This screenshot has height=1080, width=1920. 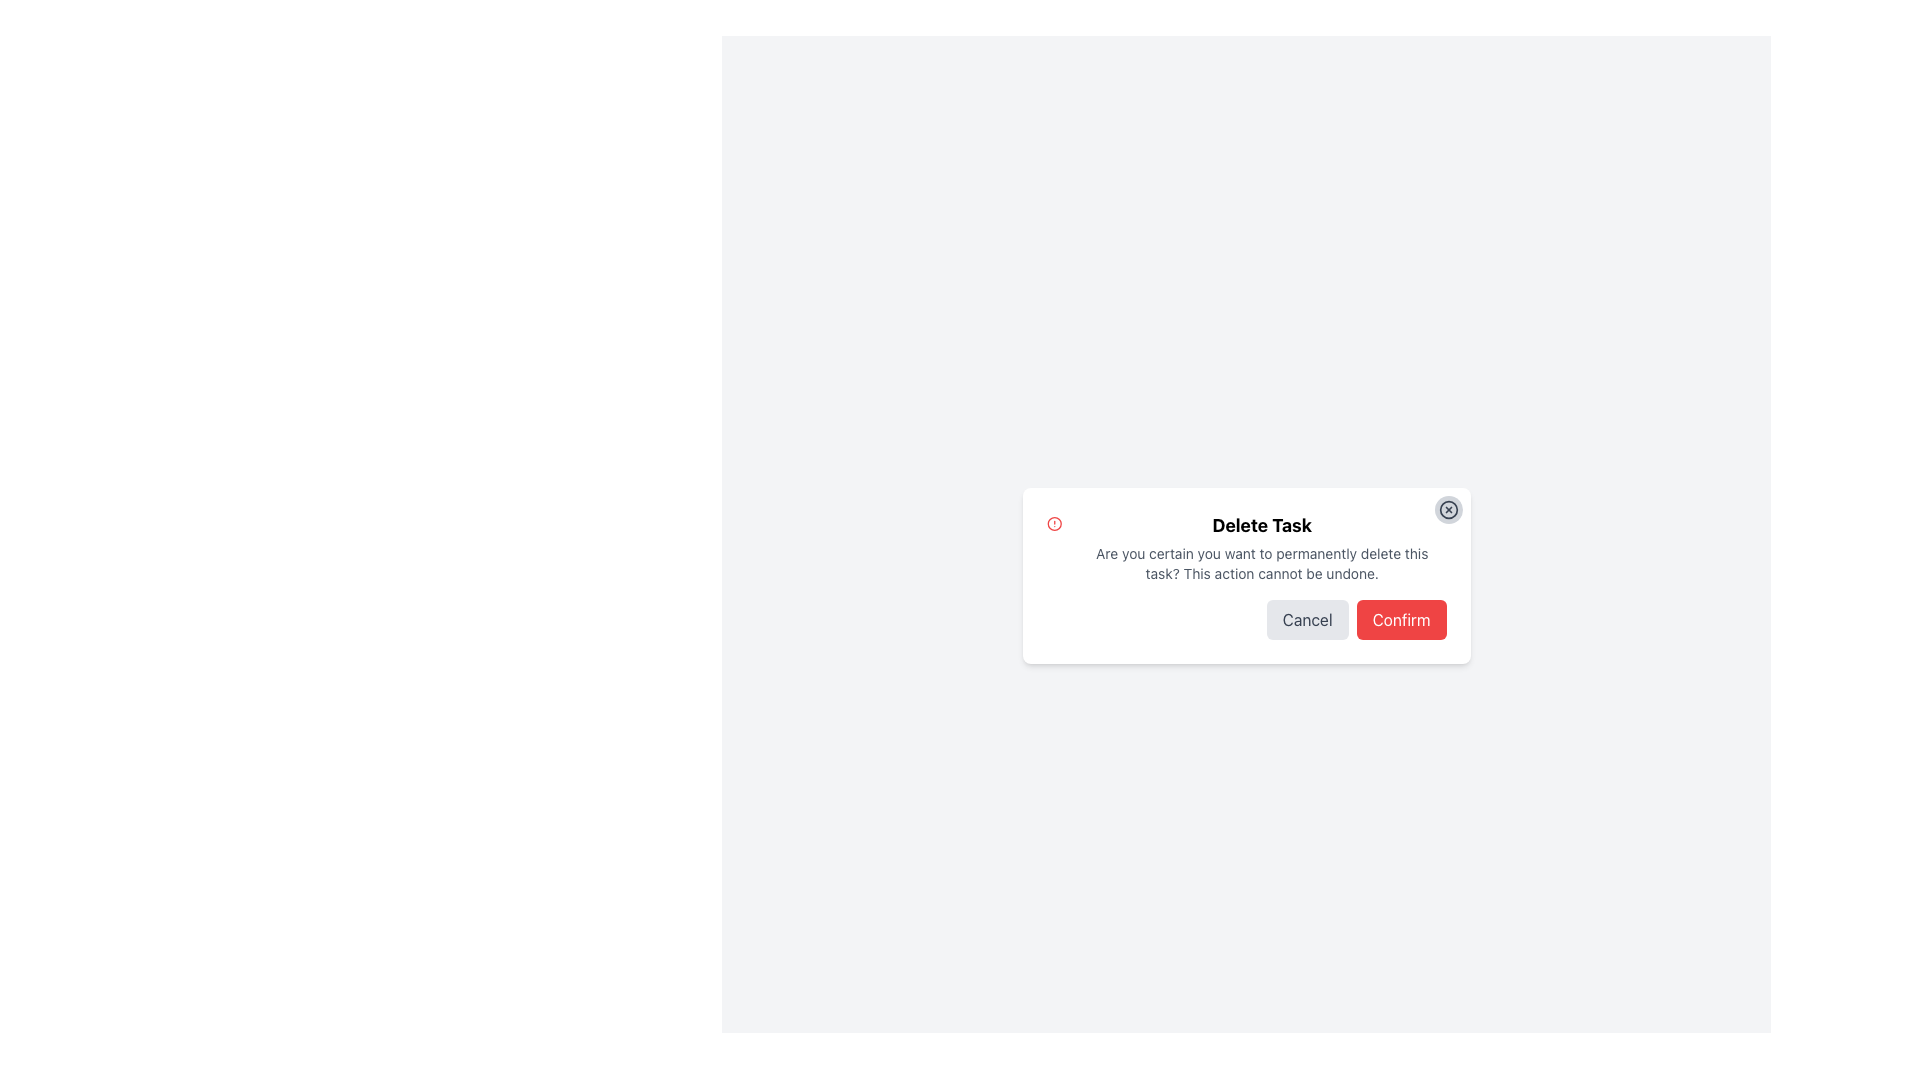 What do you see at coordinates (1448, 508) in the screenshot?
I see `the circular button with a light gray background and dark gray border encapsulating an 'X' icon, located at the top-right corner of the 'Delete Task' dialog box` at bounding box center [1448, 508].